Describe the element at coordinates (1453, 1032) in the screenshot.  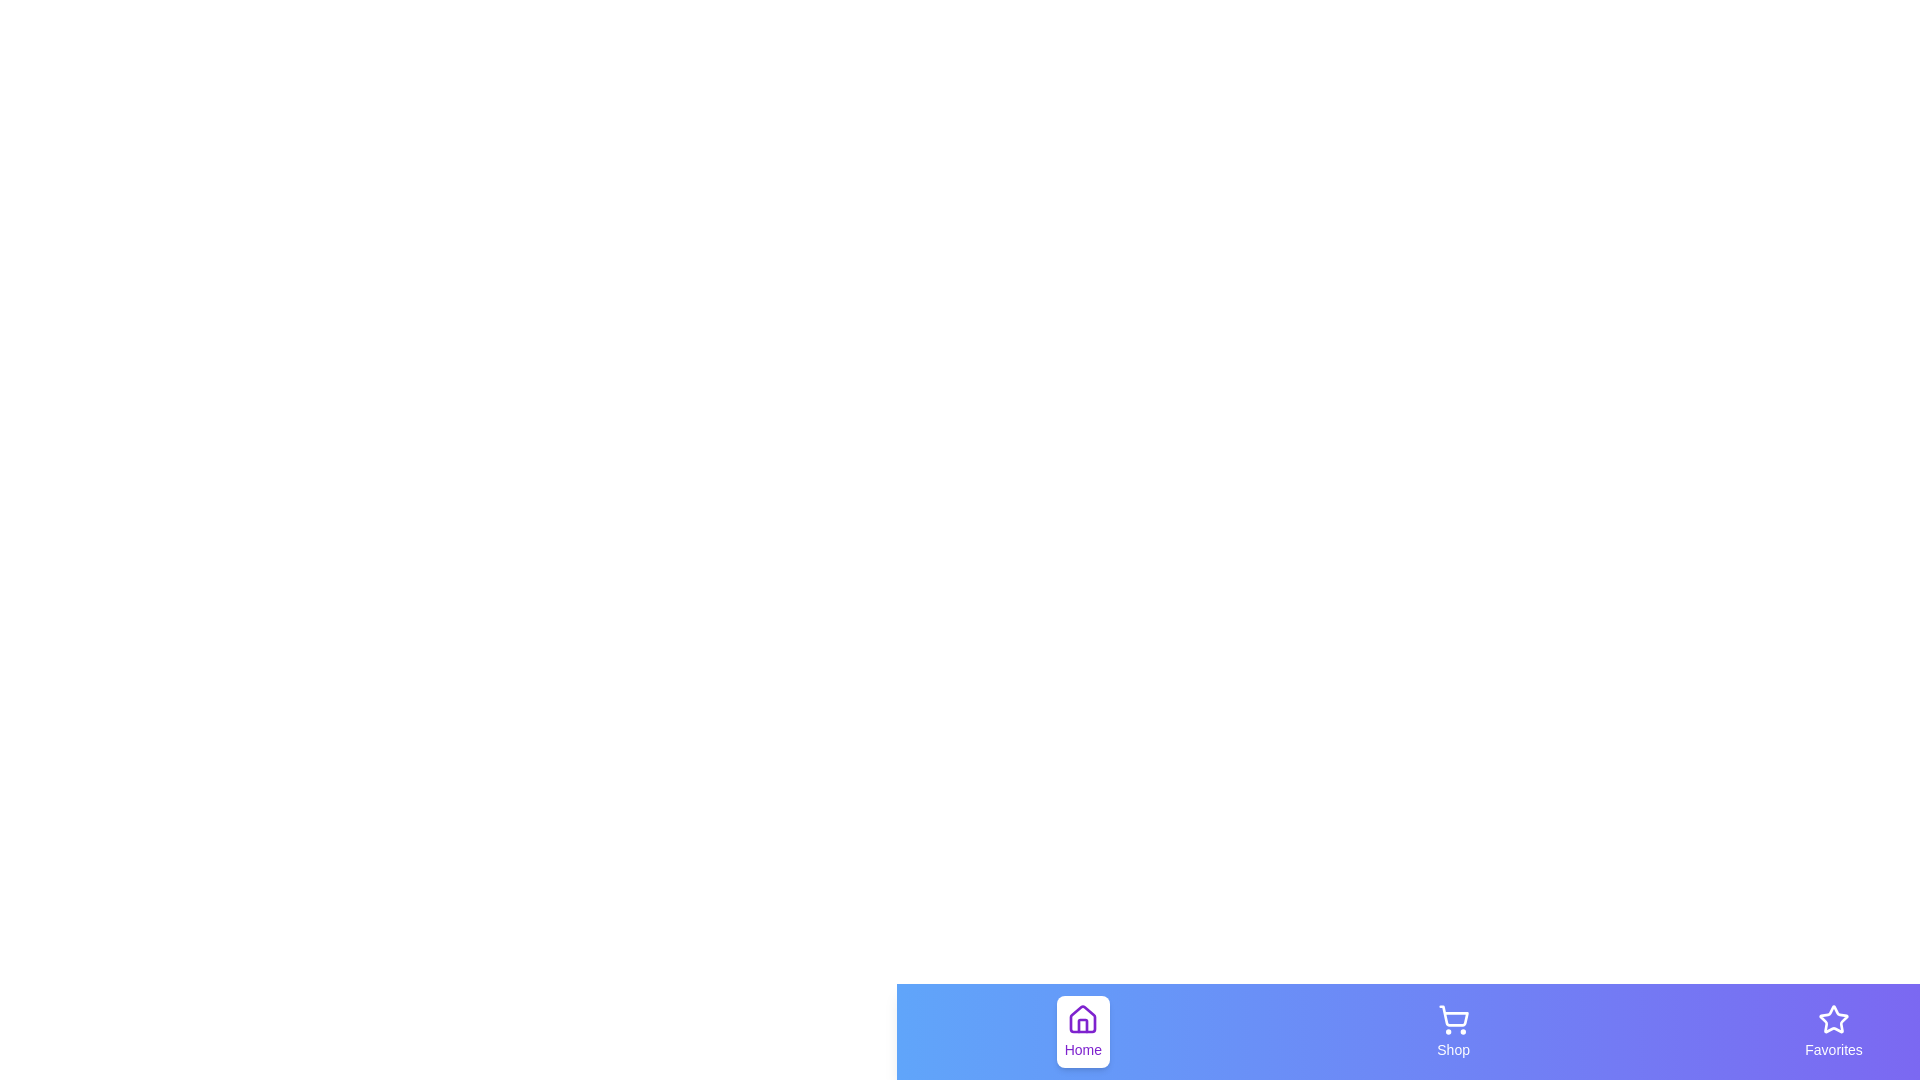
I see `the tab labeled Shop to select it` at that location.